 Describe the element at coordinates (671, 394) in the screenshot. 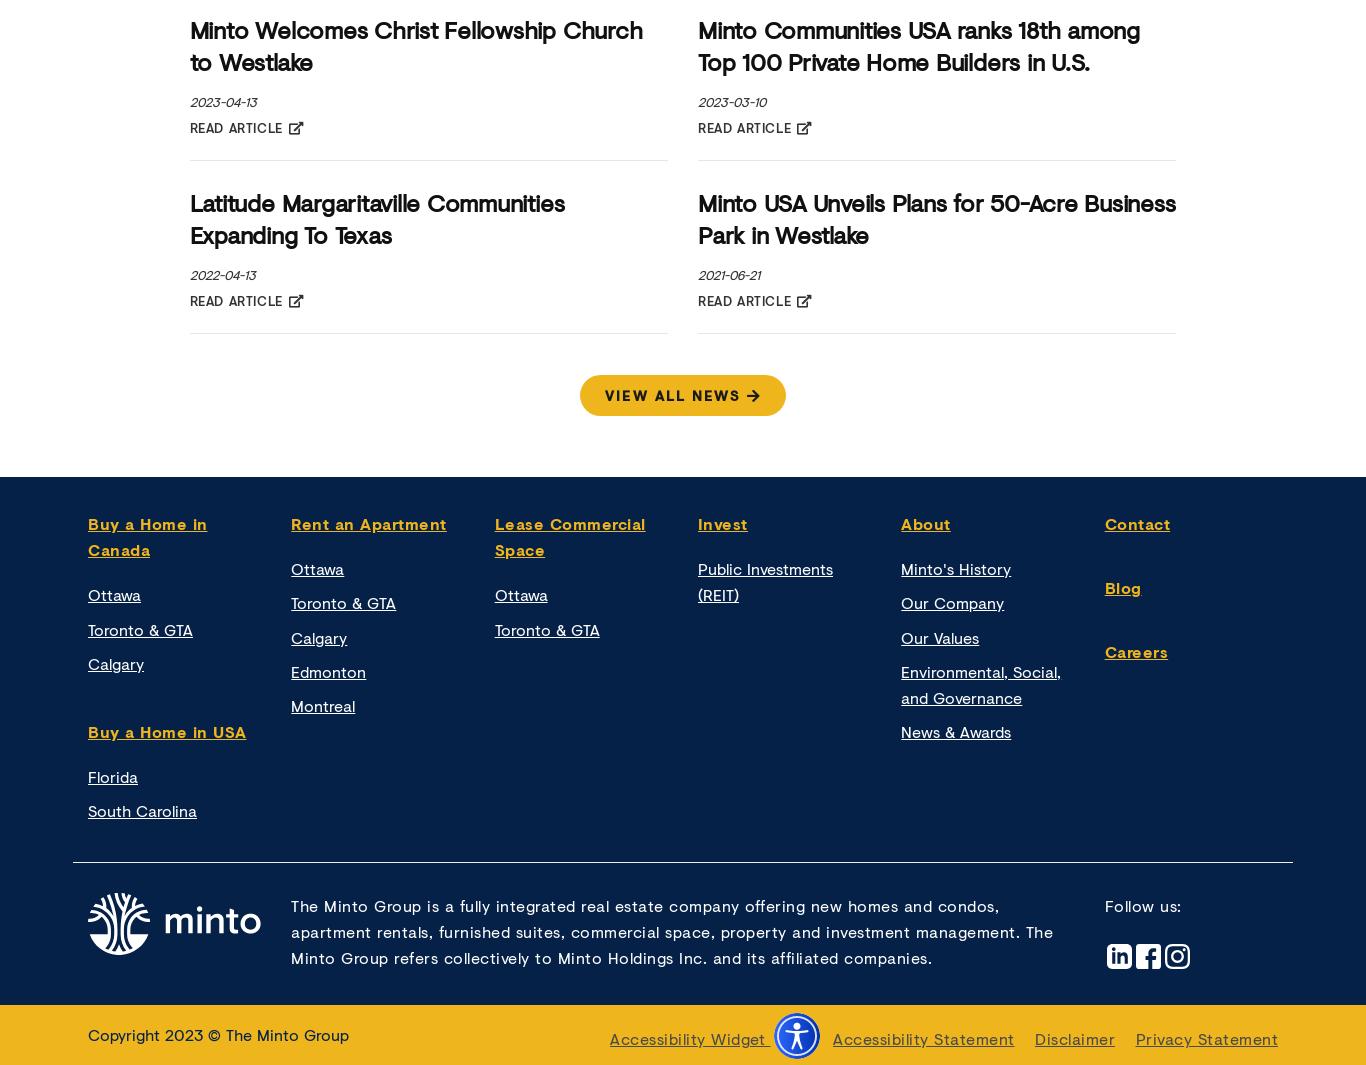

I see `'view all news'` at that location.